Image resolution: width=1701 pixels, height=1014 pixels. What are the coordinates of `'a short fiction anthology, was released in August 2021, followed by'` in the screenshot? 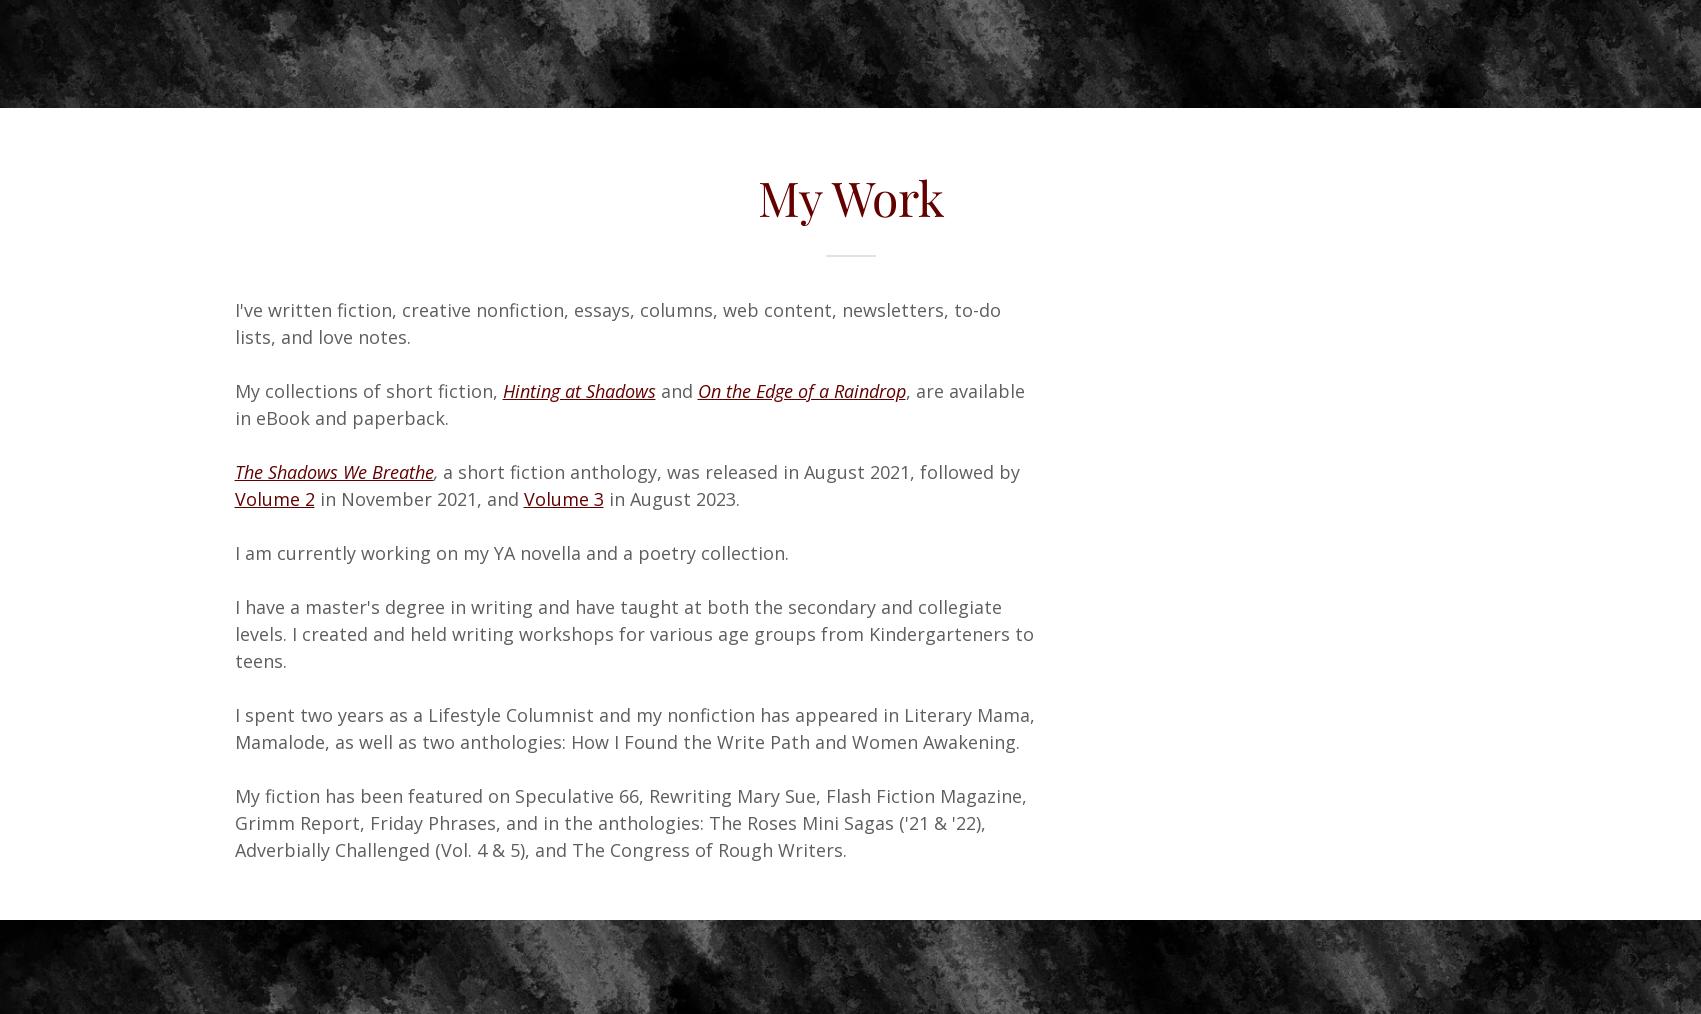 It's located at (730, 471).